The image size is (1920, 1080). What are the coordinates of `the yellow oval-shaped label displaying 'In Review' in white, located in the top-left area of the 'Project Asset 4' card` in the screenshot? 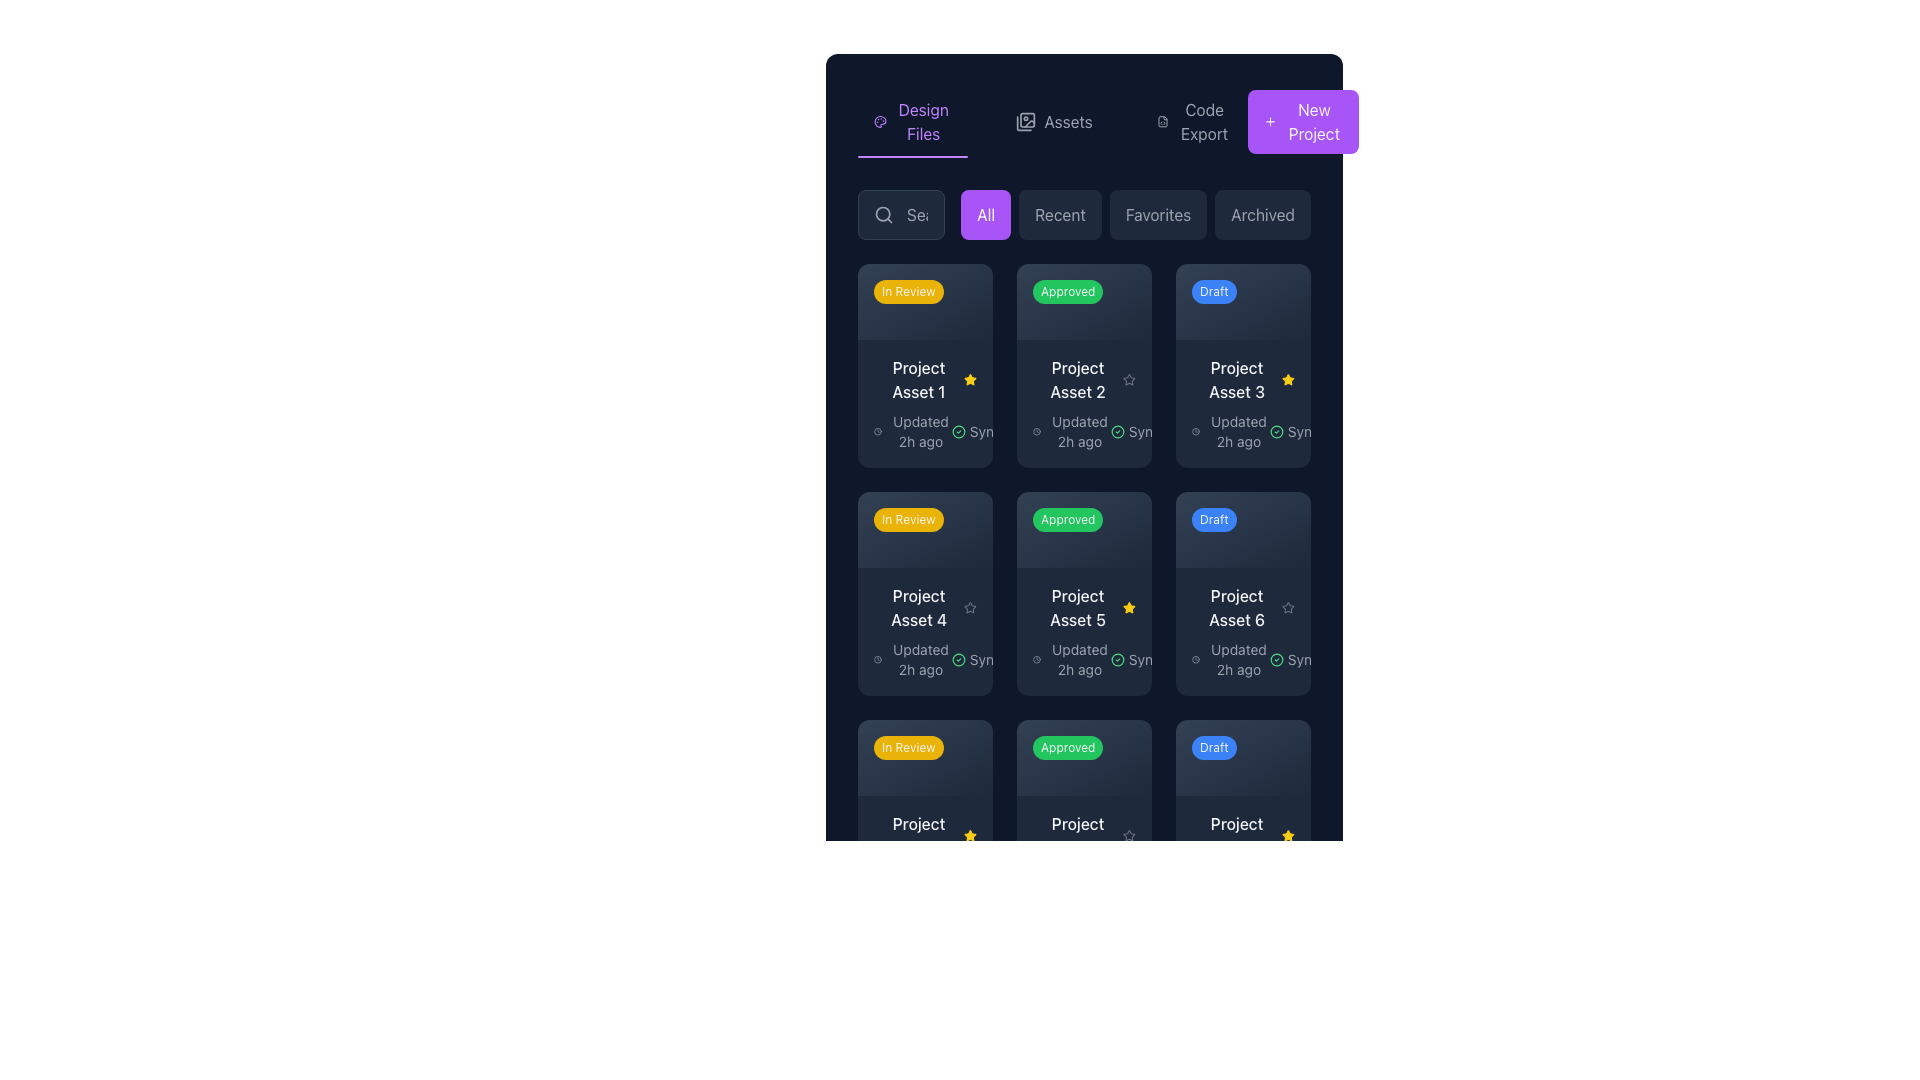 It's located at (920, 522).